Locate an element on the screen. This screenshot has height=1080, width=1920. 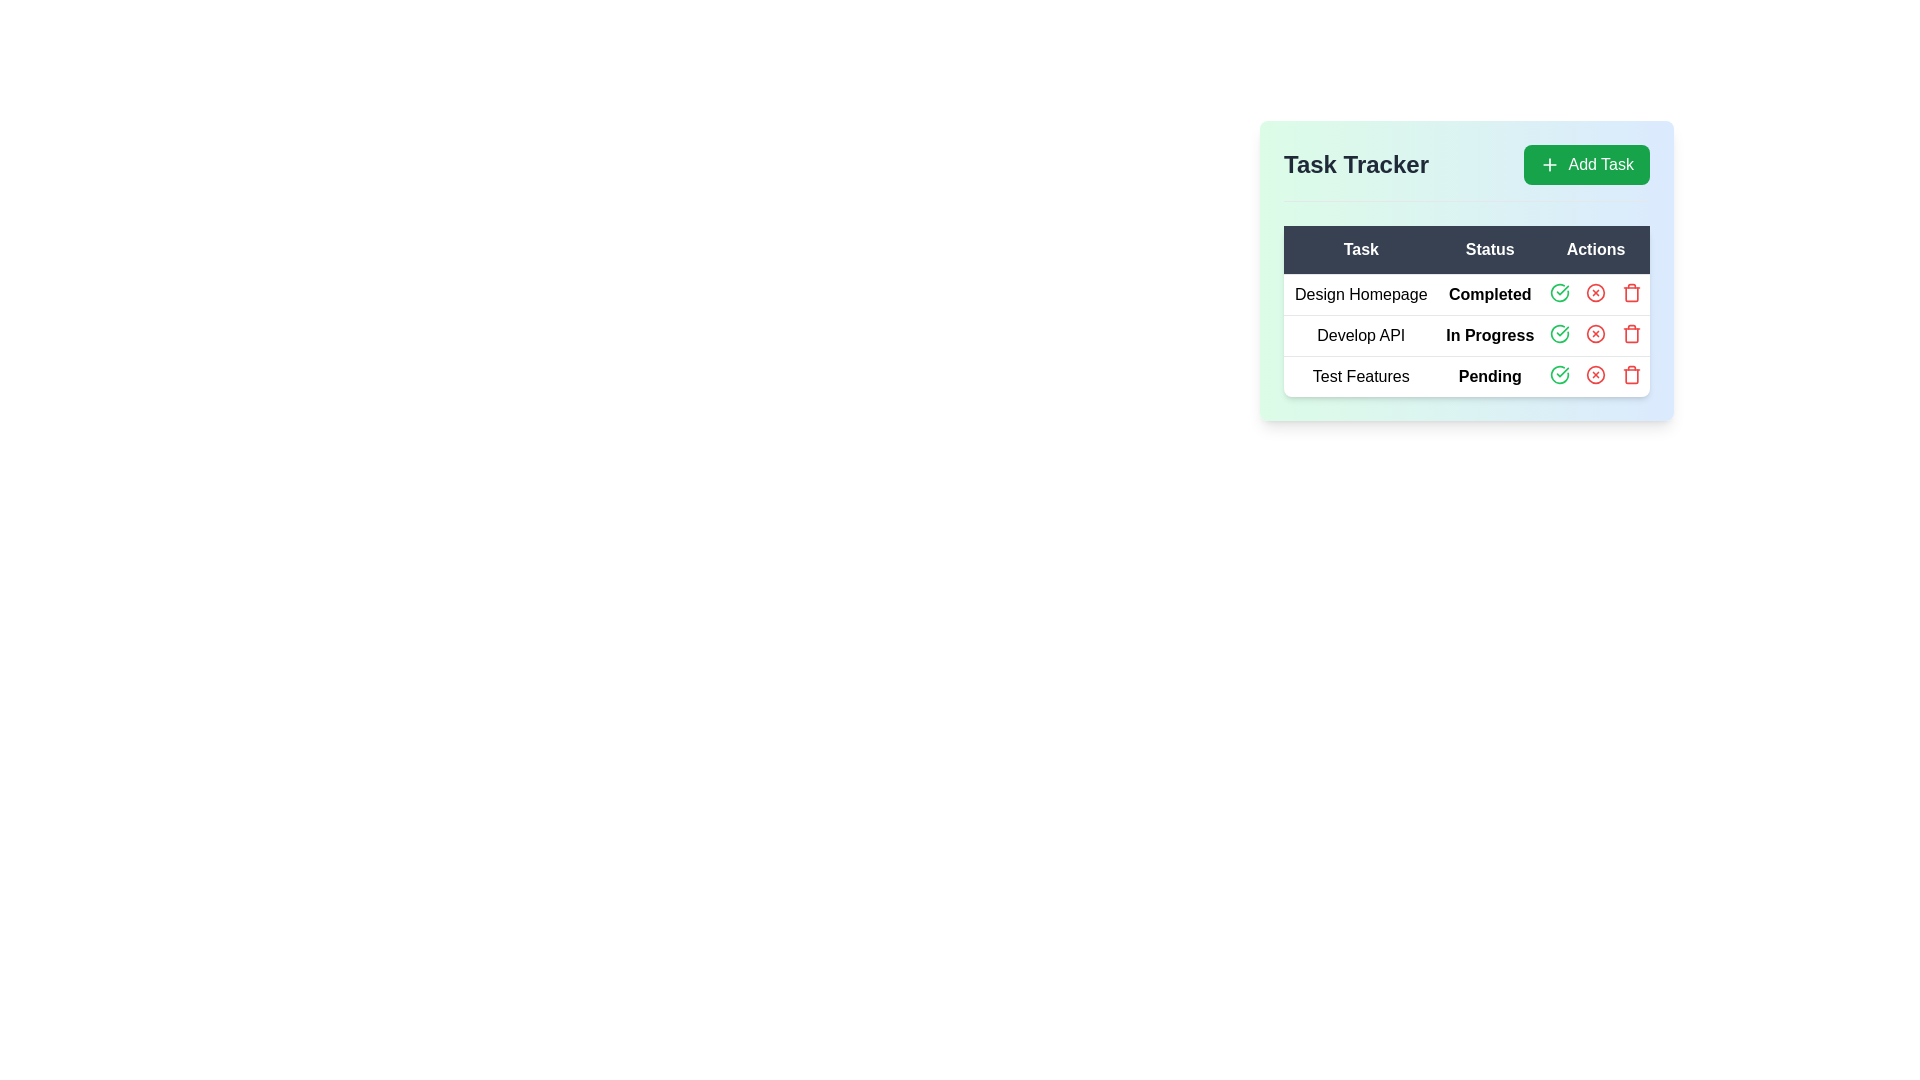
the red 'X' button/icon in the Actions section of the task list is located at coordinates (1595, 293).